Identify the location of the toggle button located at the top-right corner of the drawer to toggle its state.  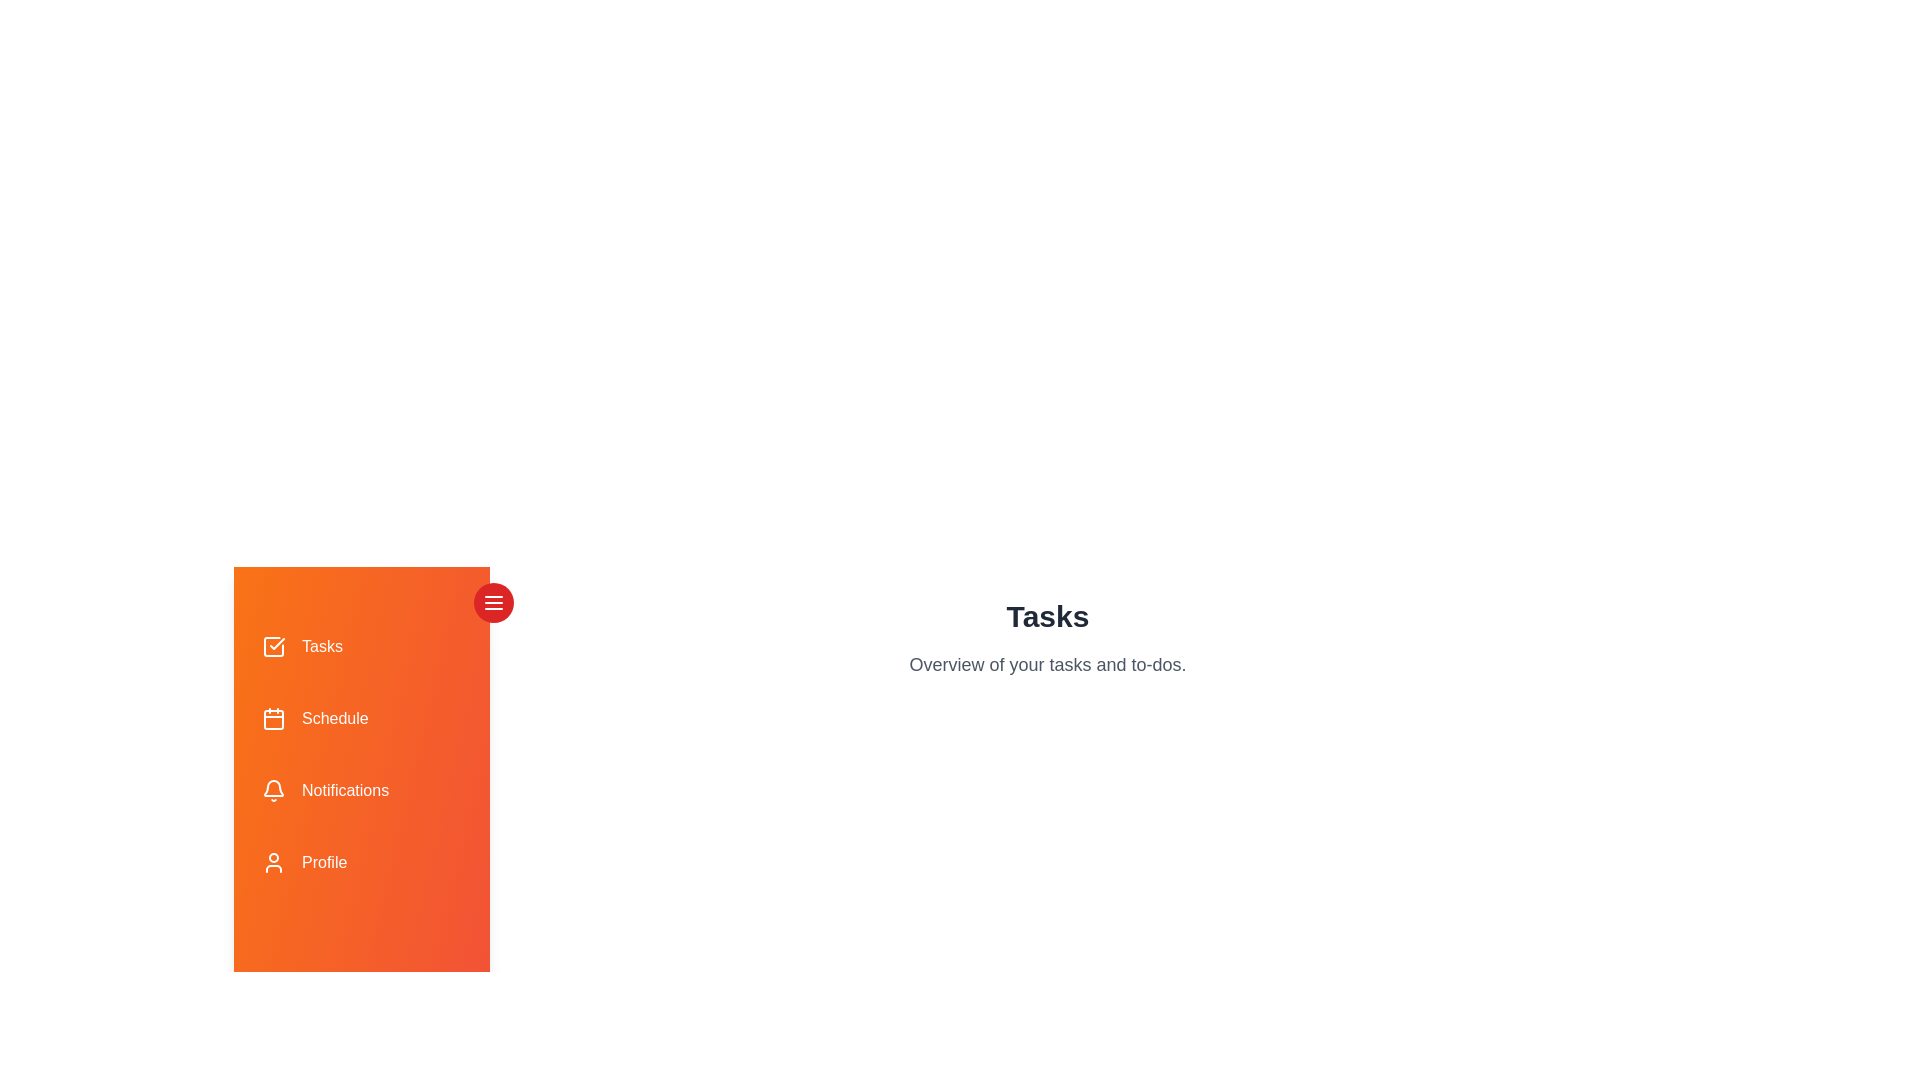
(494, 601).